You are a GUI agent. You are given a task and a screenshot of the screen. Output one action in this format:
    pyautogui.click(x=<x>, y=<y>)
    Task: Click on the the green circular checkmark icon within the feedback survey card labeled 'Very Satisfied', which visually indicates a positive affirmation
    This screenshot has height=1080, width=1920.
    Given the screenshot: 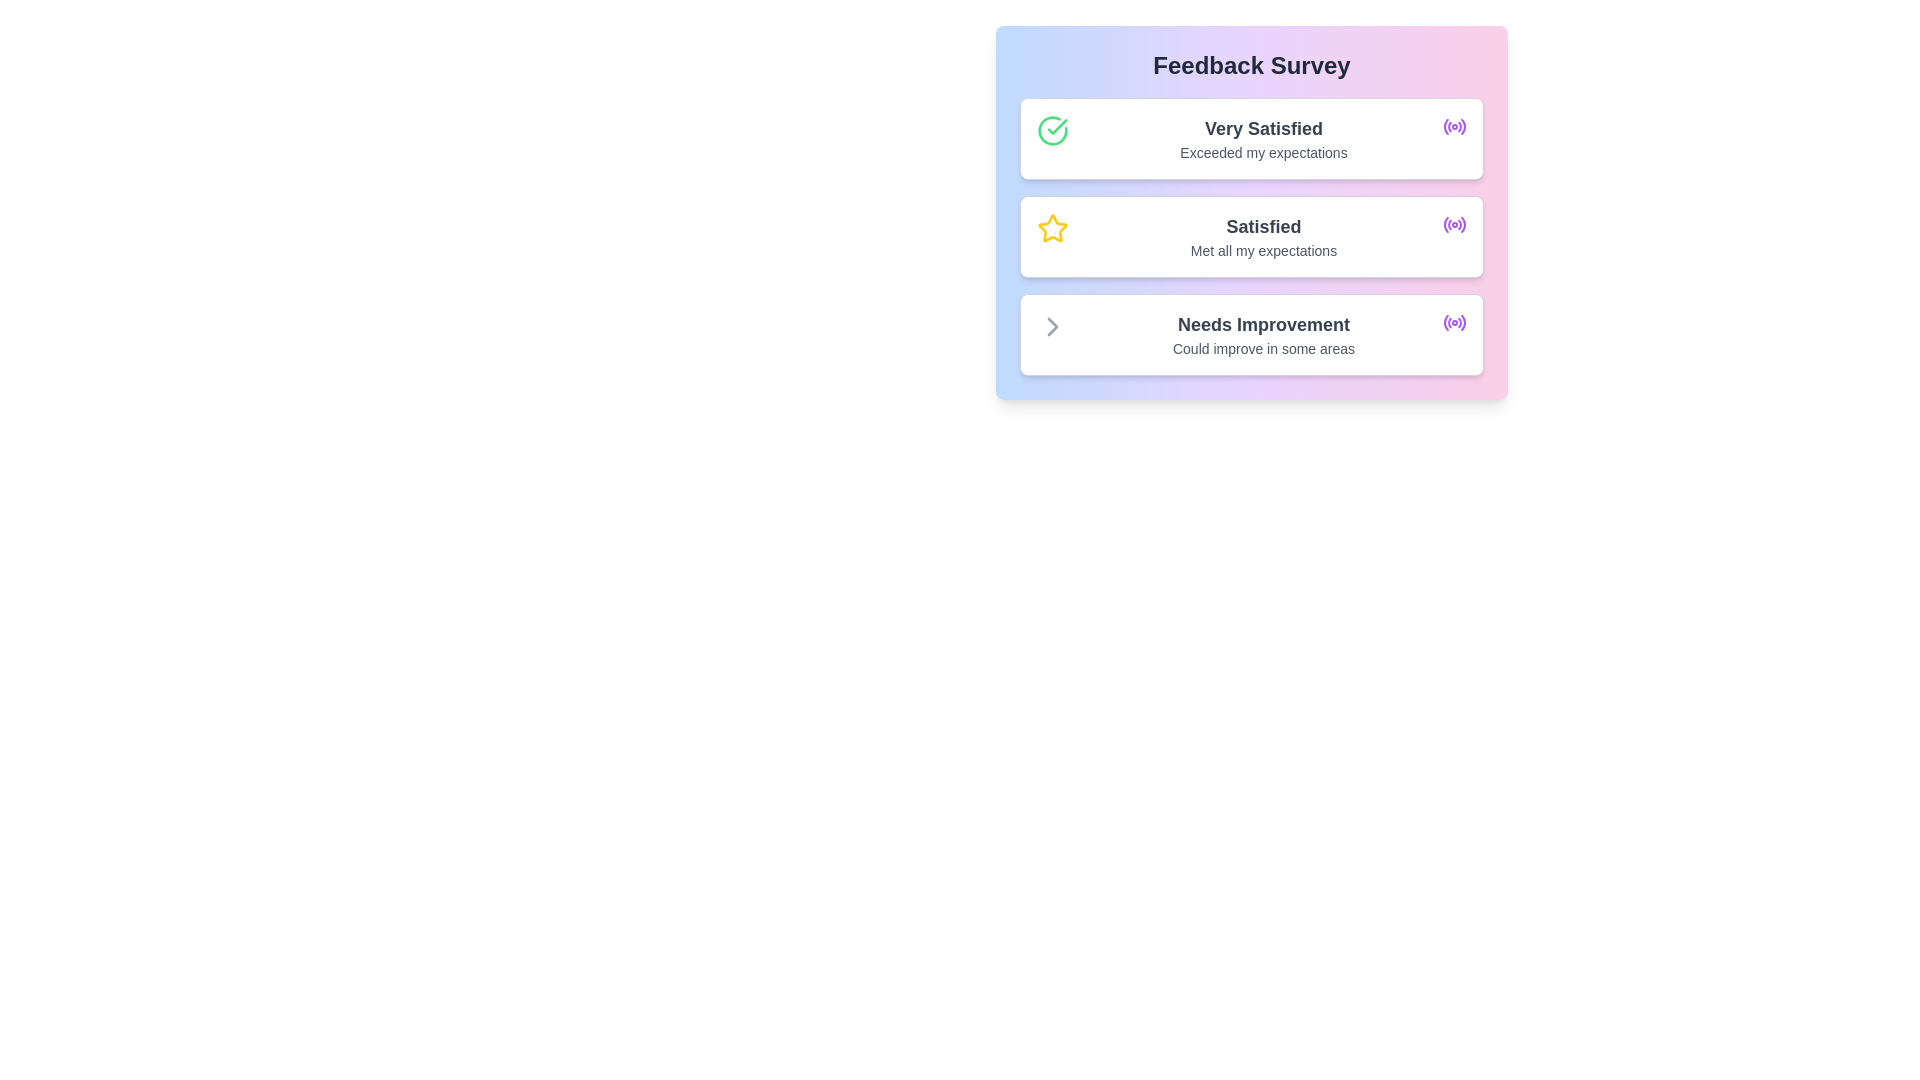 What is the action you would take?
    pyautogui.click(x=1051, y=137)
    